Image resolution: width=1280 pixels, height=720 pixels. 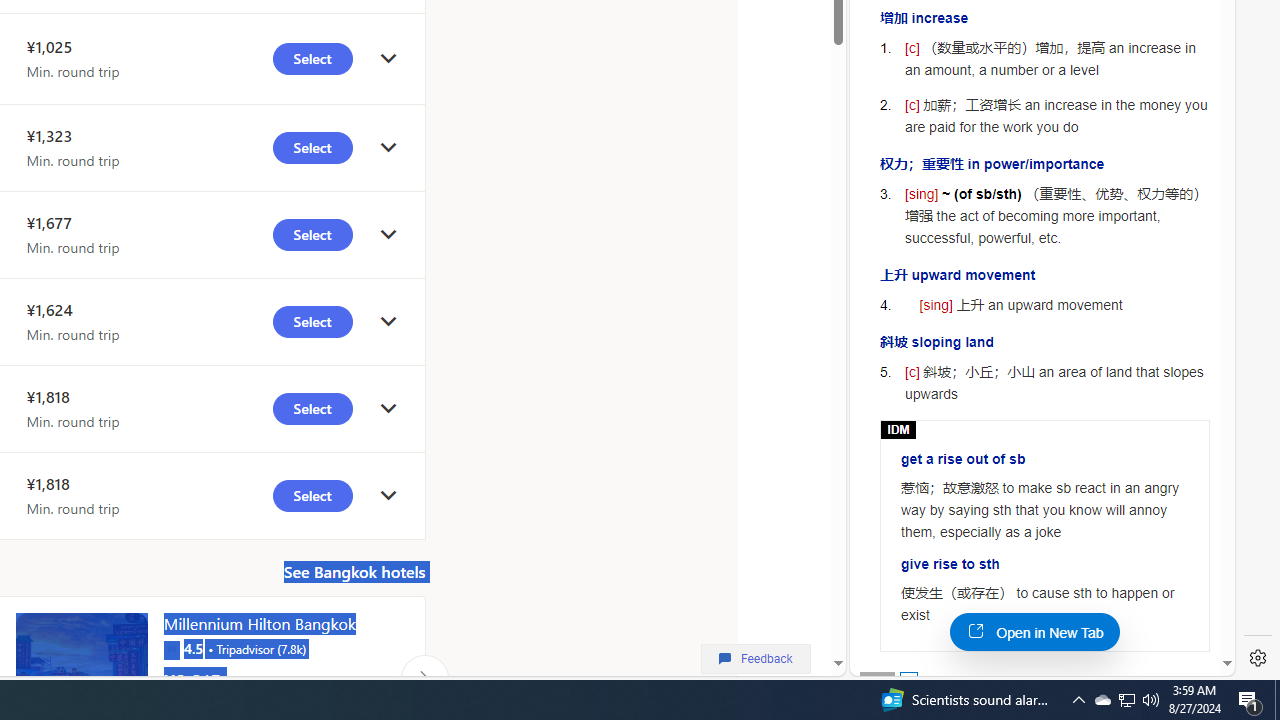 What do you see at coordinates (388, 495) in the screenshot?
I see `'click to get details'` at bounding box center [388, 495].